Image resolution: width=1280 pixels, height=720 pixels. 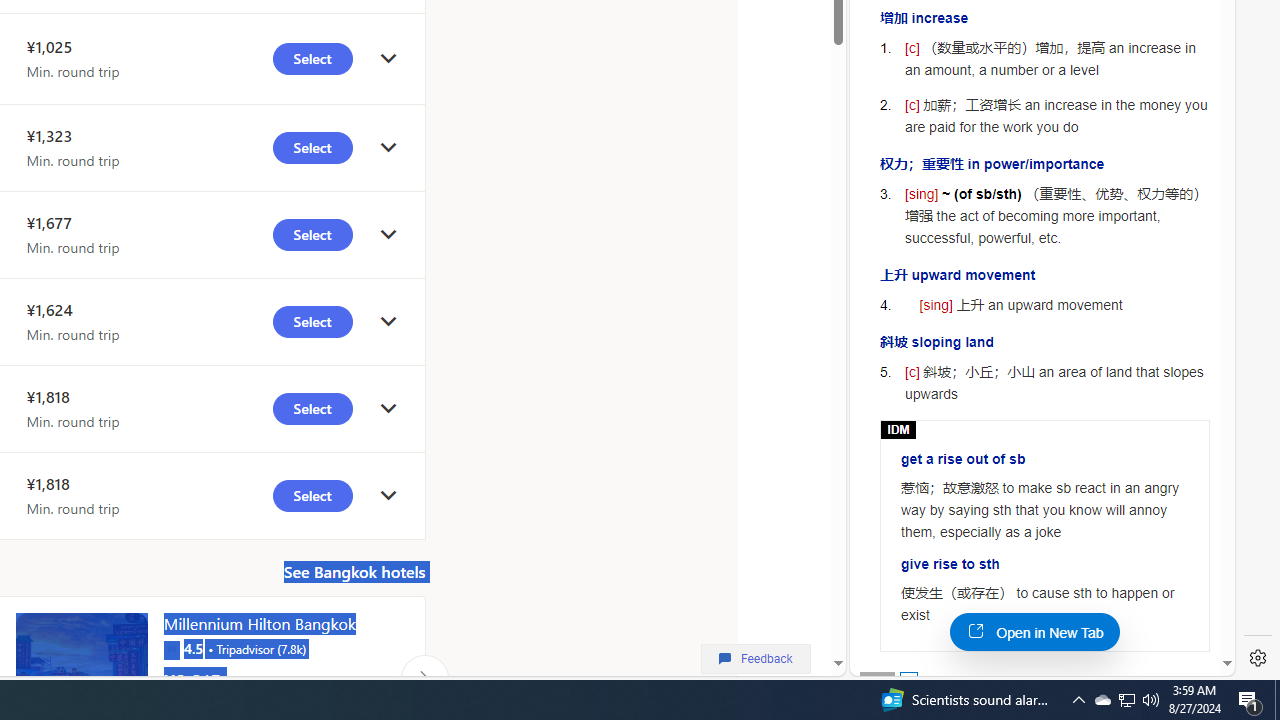 What do you see at coordinates (388, 495) in the screenshot?
I see `'click to get details'` at bounding box center [388, 495].